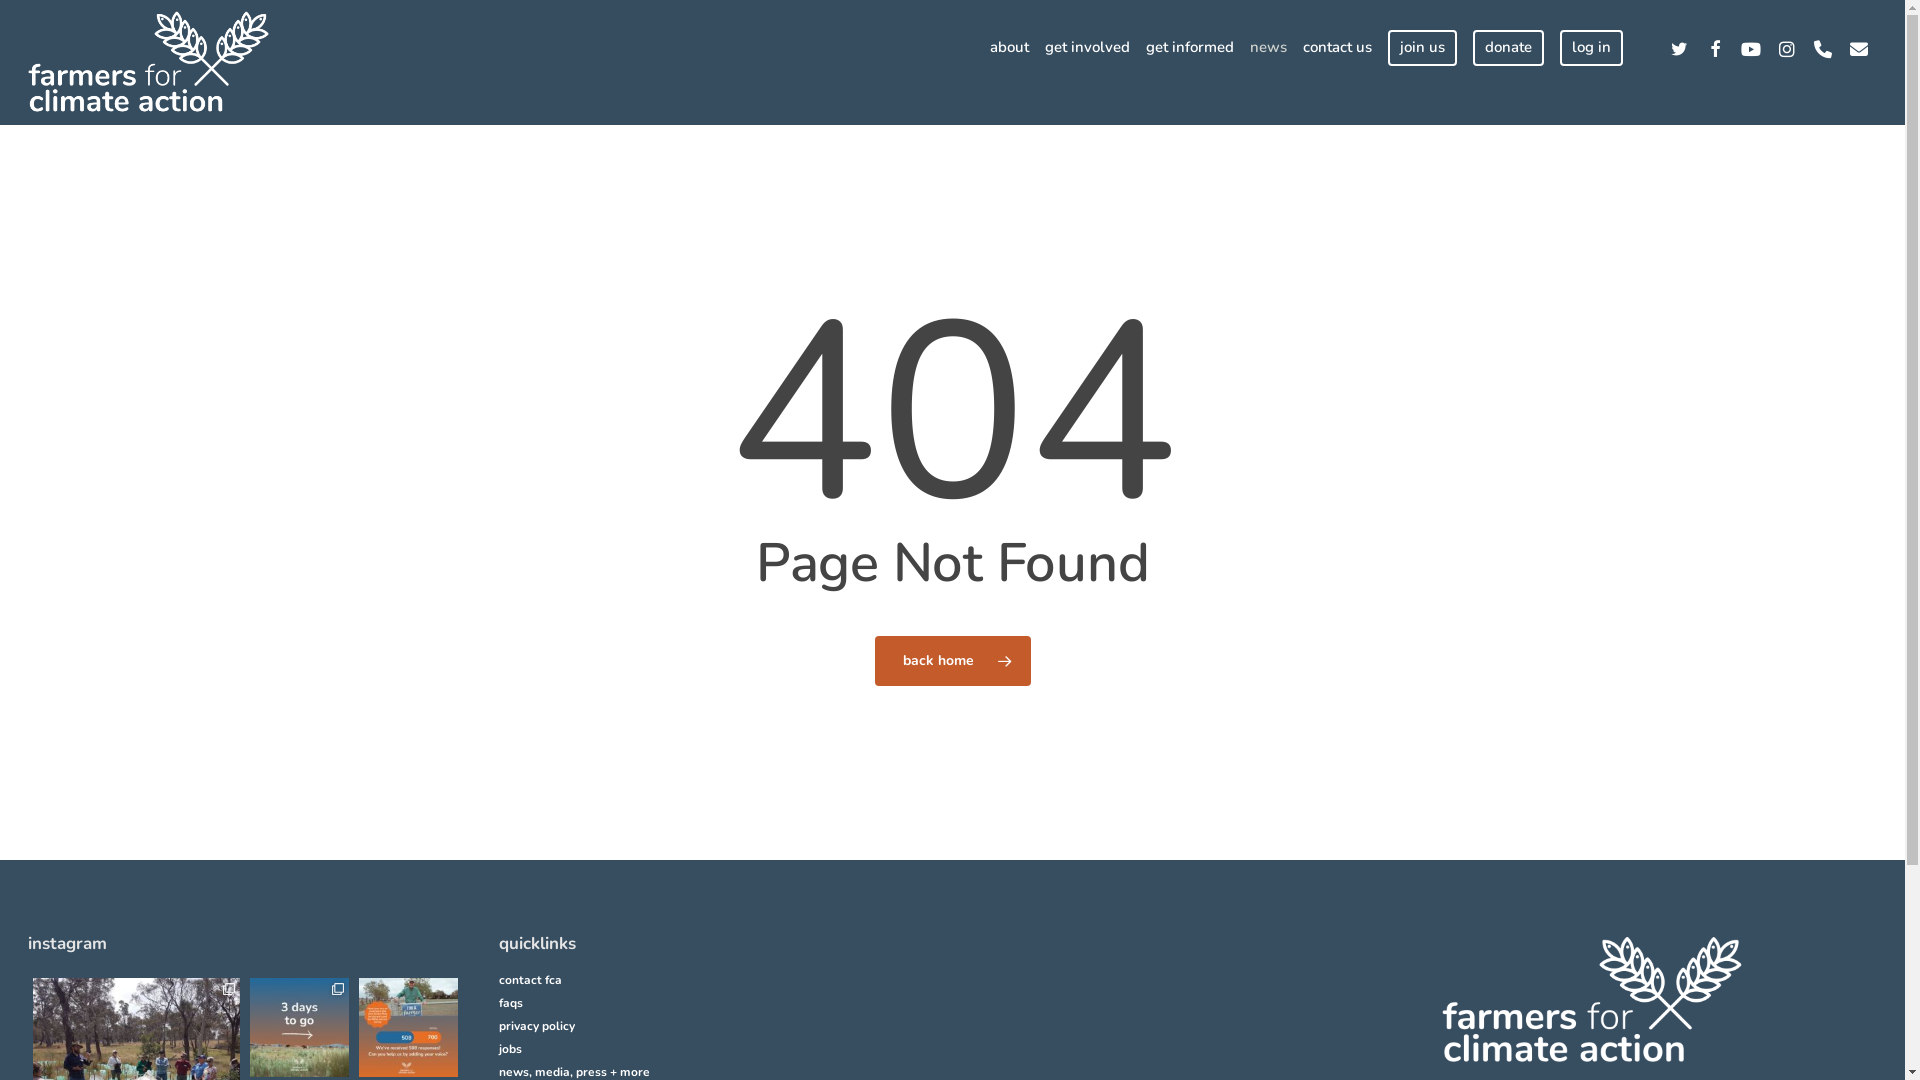  I want to click on 'get informed', so click(1190, 46).